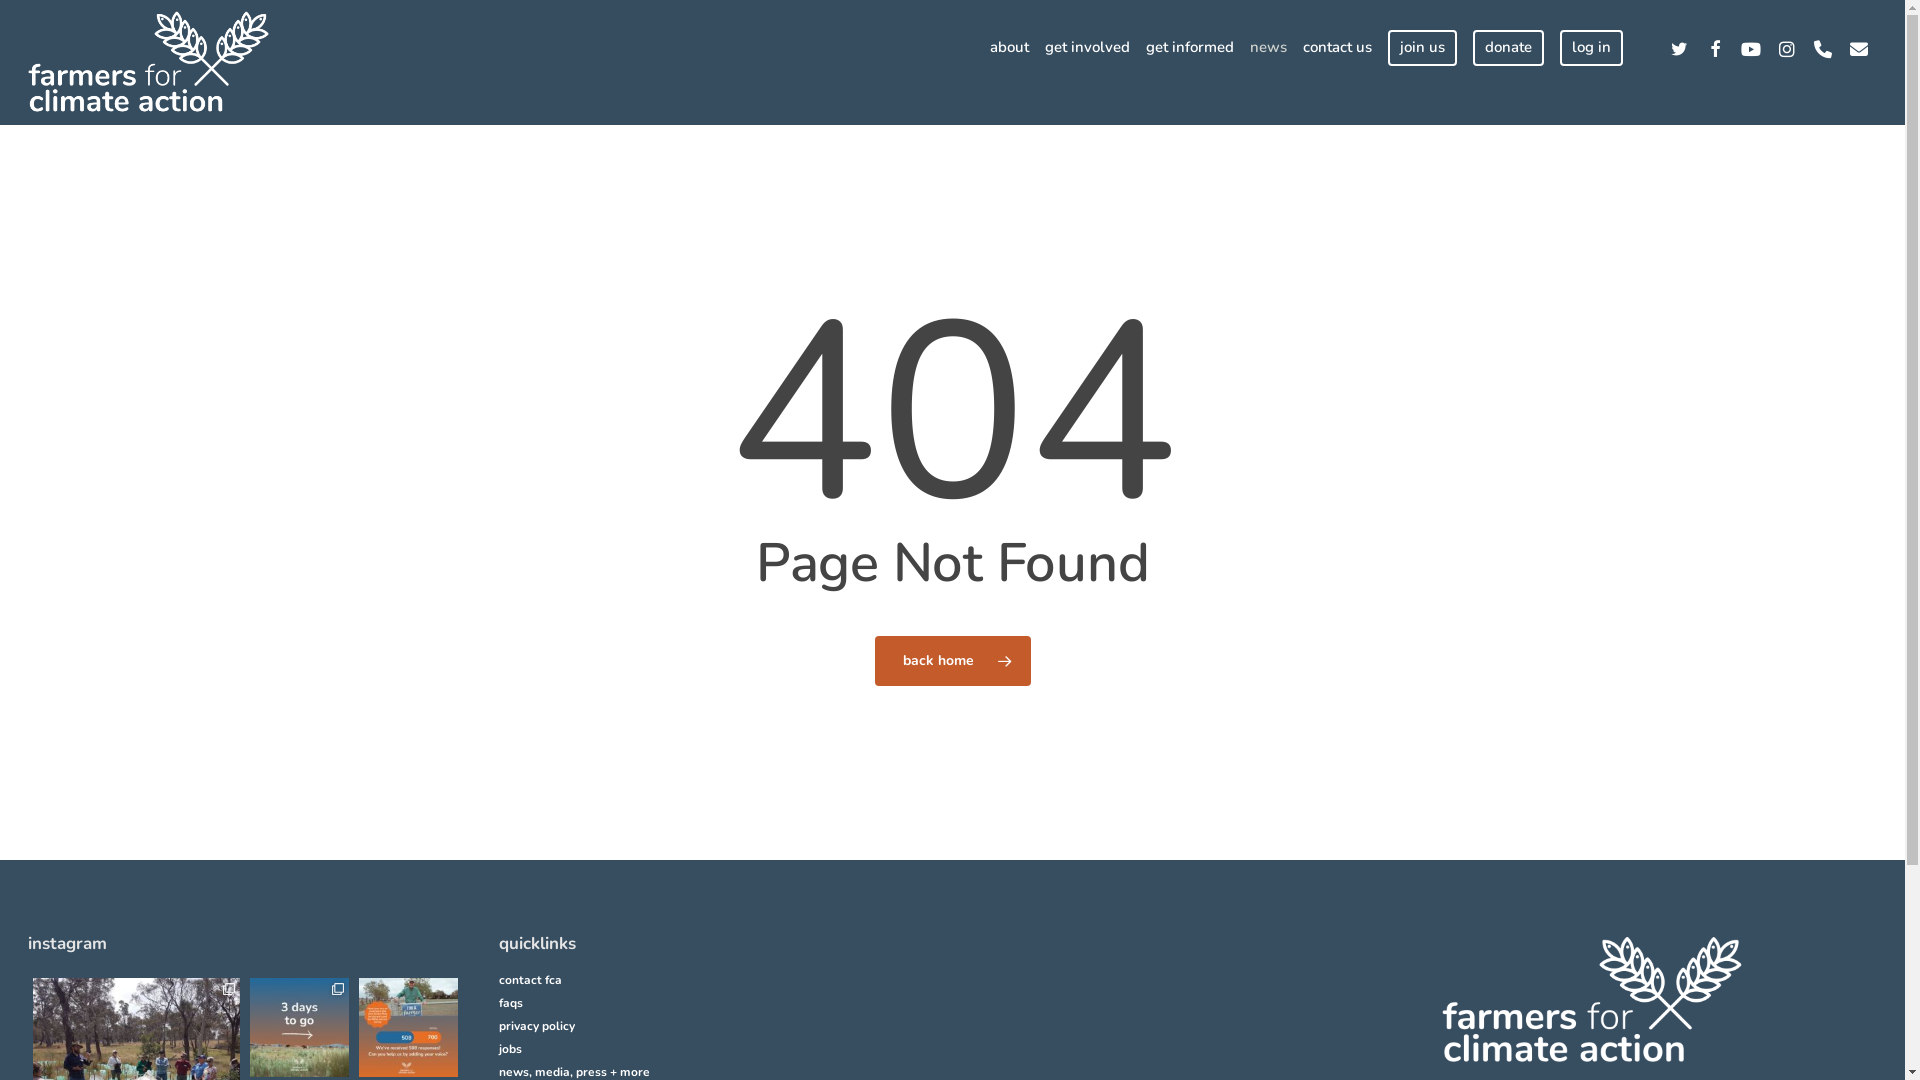  I want to click on 'get informed', so click(1190, 46).